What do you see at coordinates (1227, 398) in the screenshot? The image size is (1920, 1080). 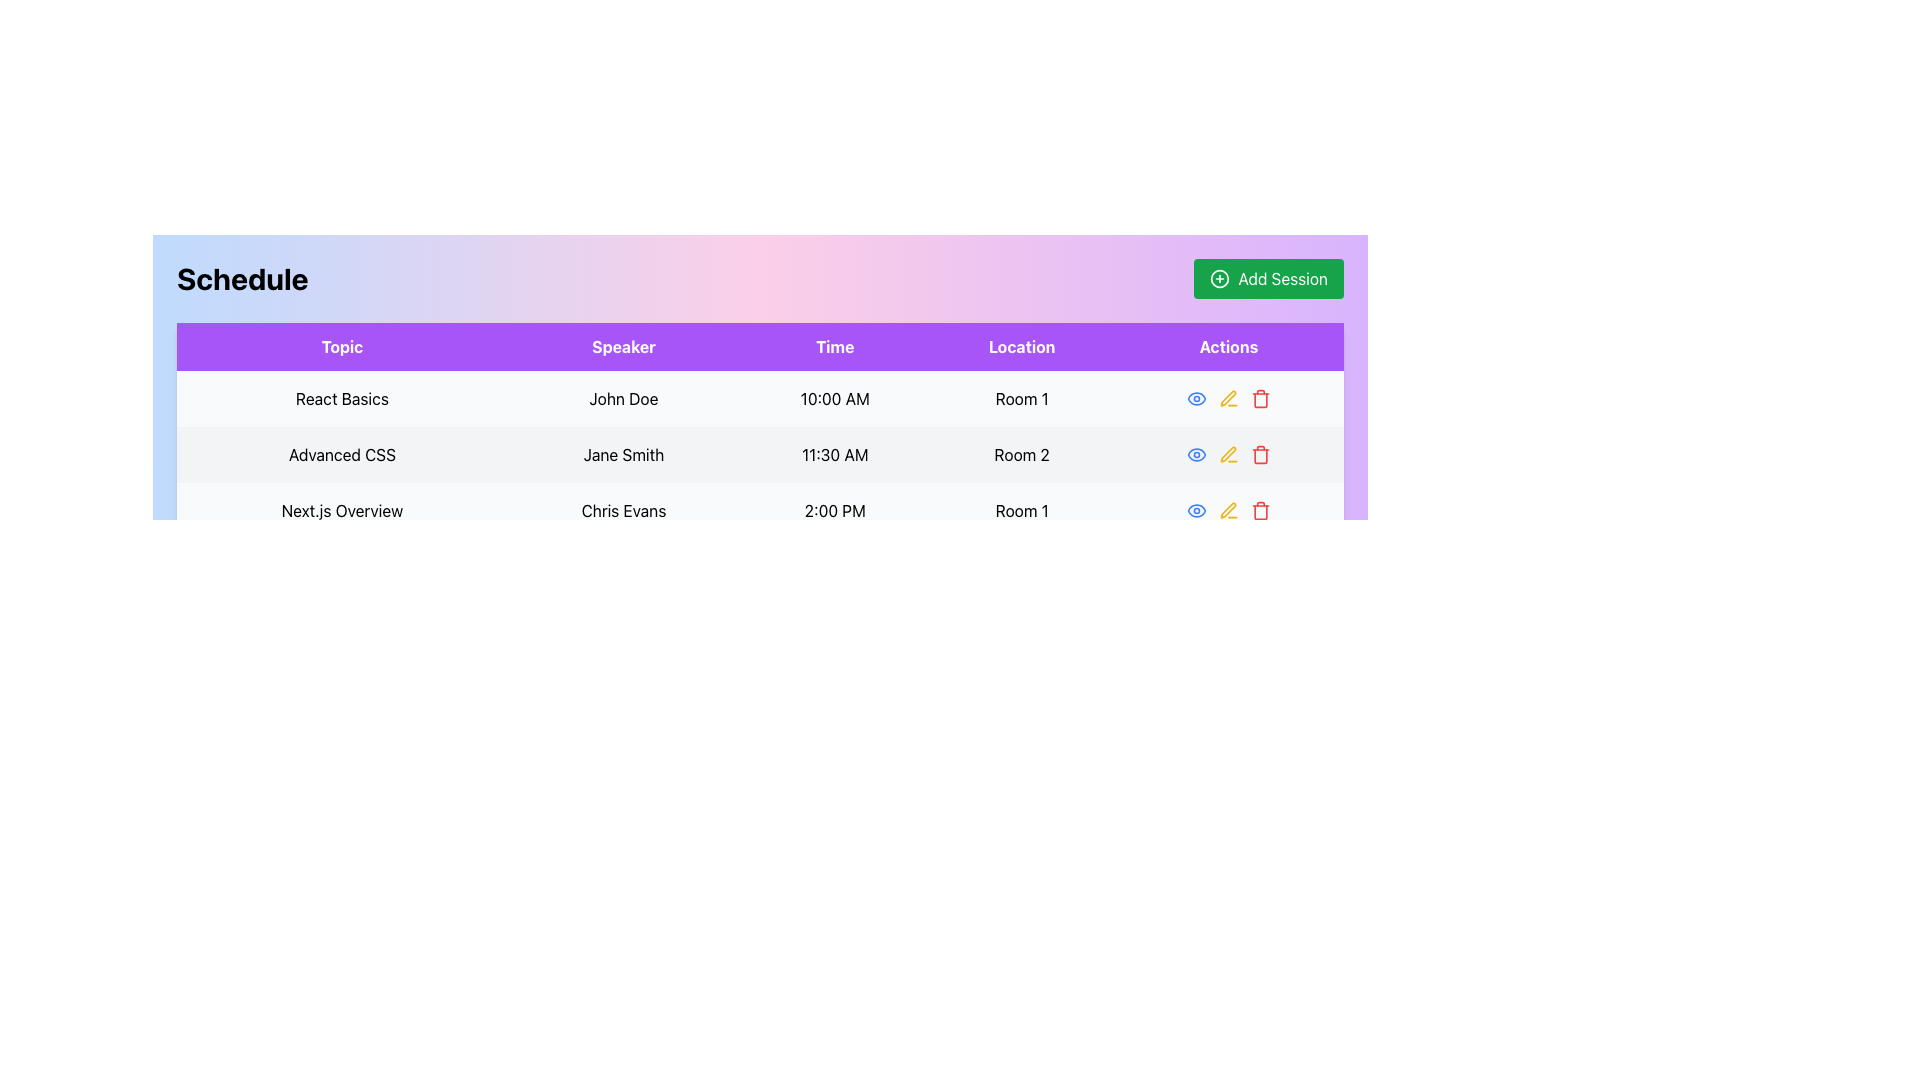 I see `the edit button in the 'Actions' column of the table for the second row associated with the 'Advanced CSS' topic to modify the details` at bounding box center [1227, 398].